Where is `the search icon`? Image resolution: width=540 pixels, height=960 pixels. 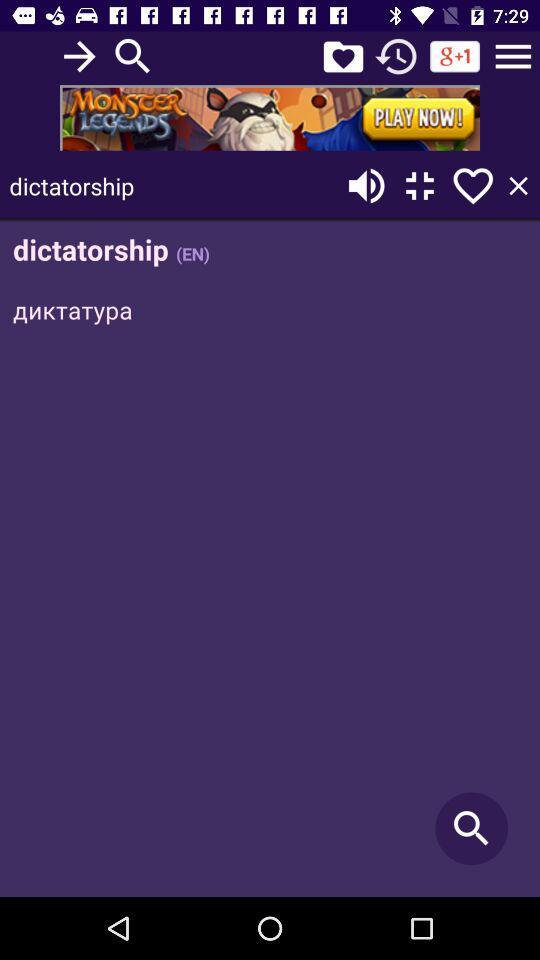 the search icon is located at coordinates (133, 55).